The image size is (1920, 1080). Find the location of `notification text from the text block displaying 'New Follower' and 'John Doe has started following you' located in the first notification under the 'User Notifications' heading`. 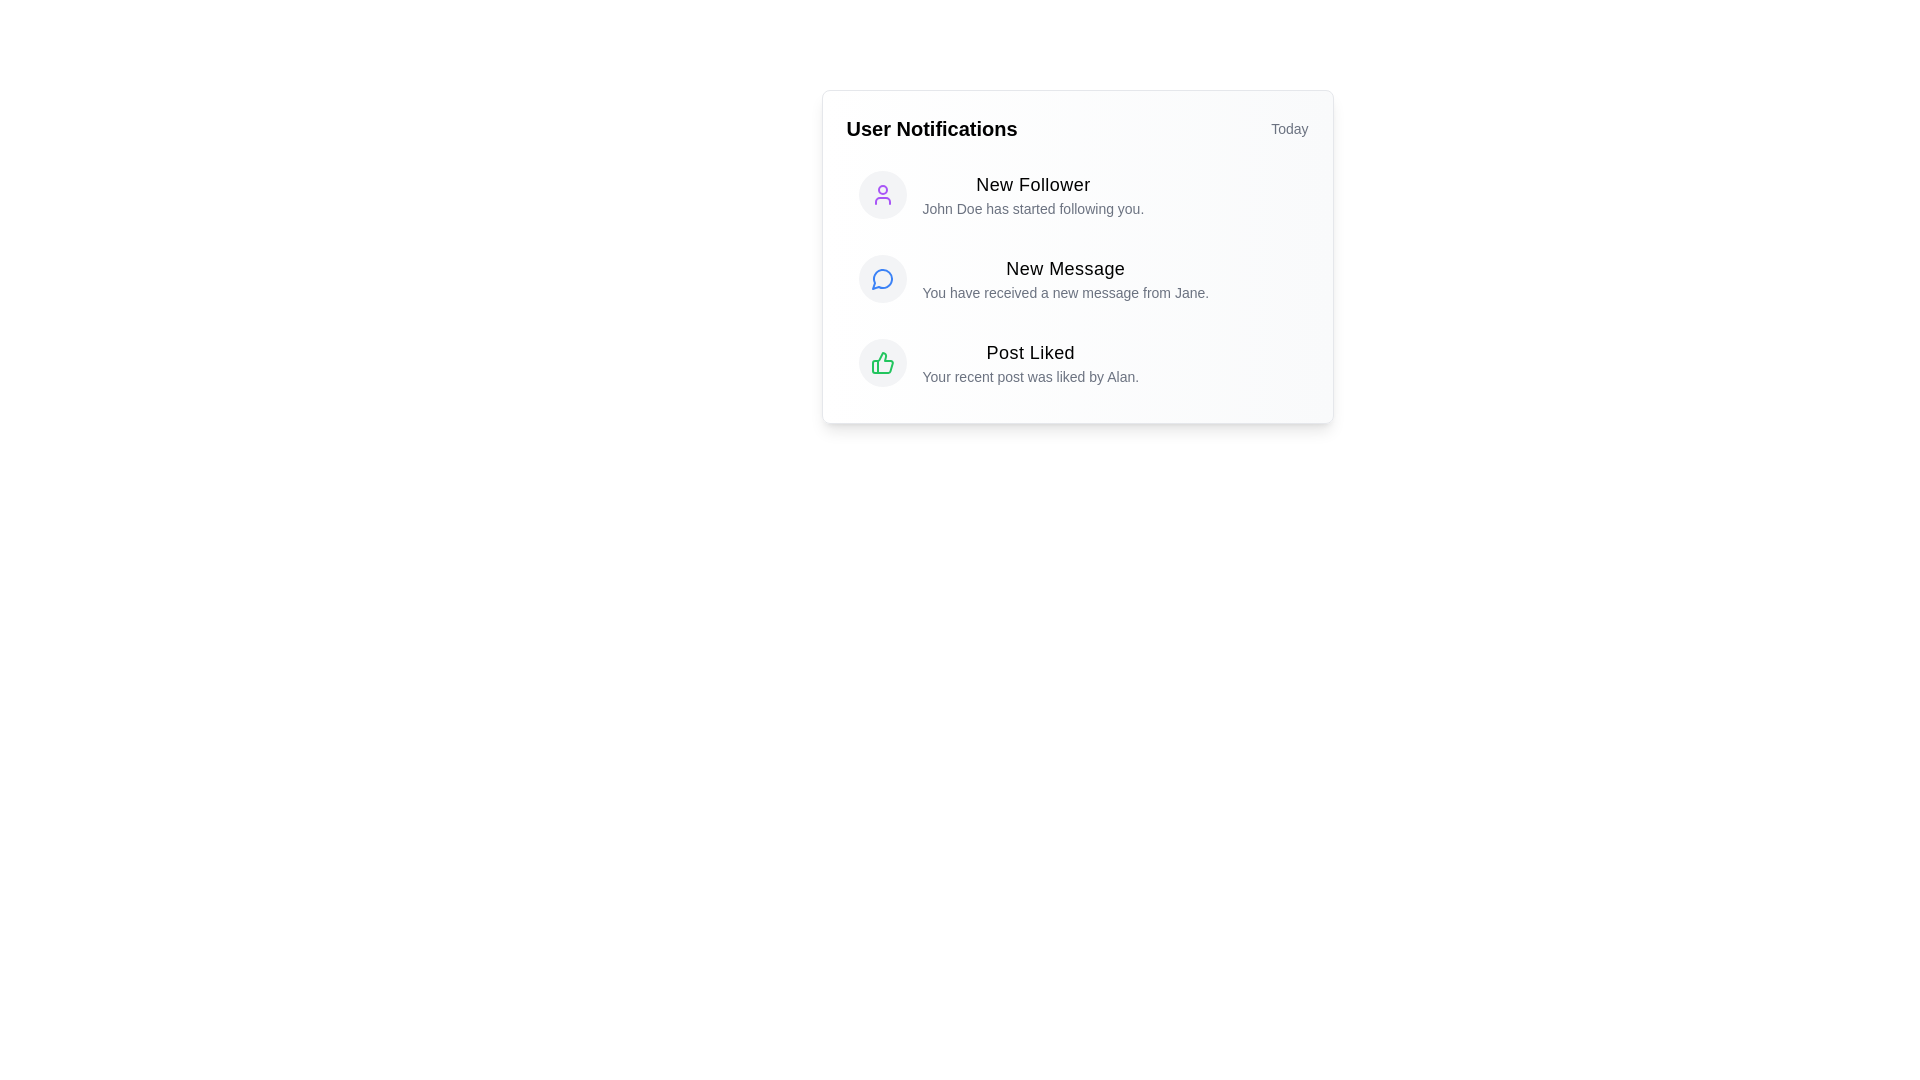

notification text from the text block displaying 'New Follower' and 'John Doe has started following you' located in the first notification under the 'User Notifications' heading is located at coordinates (1033, 195).